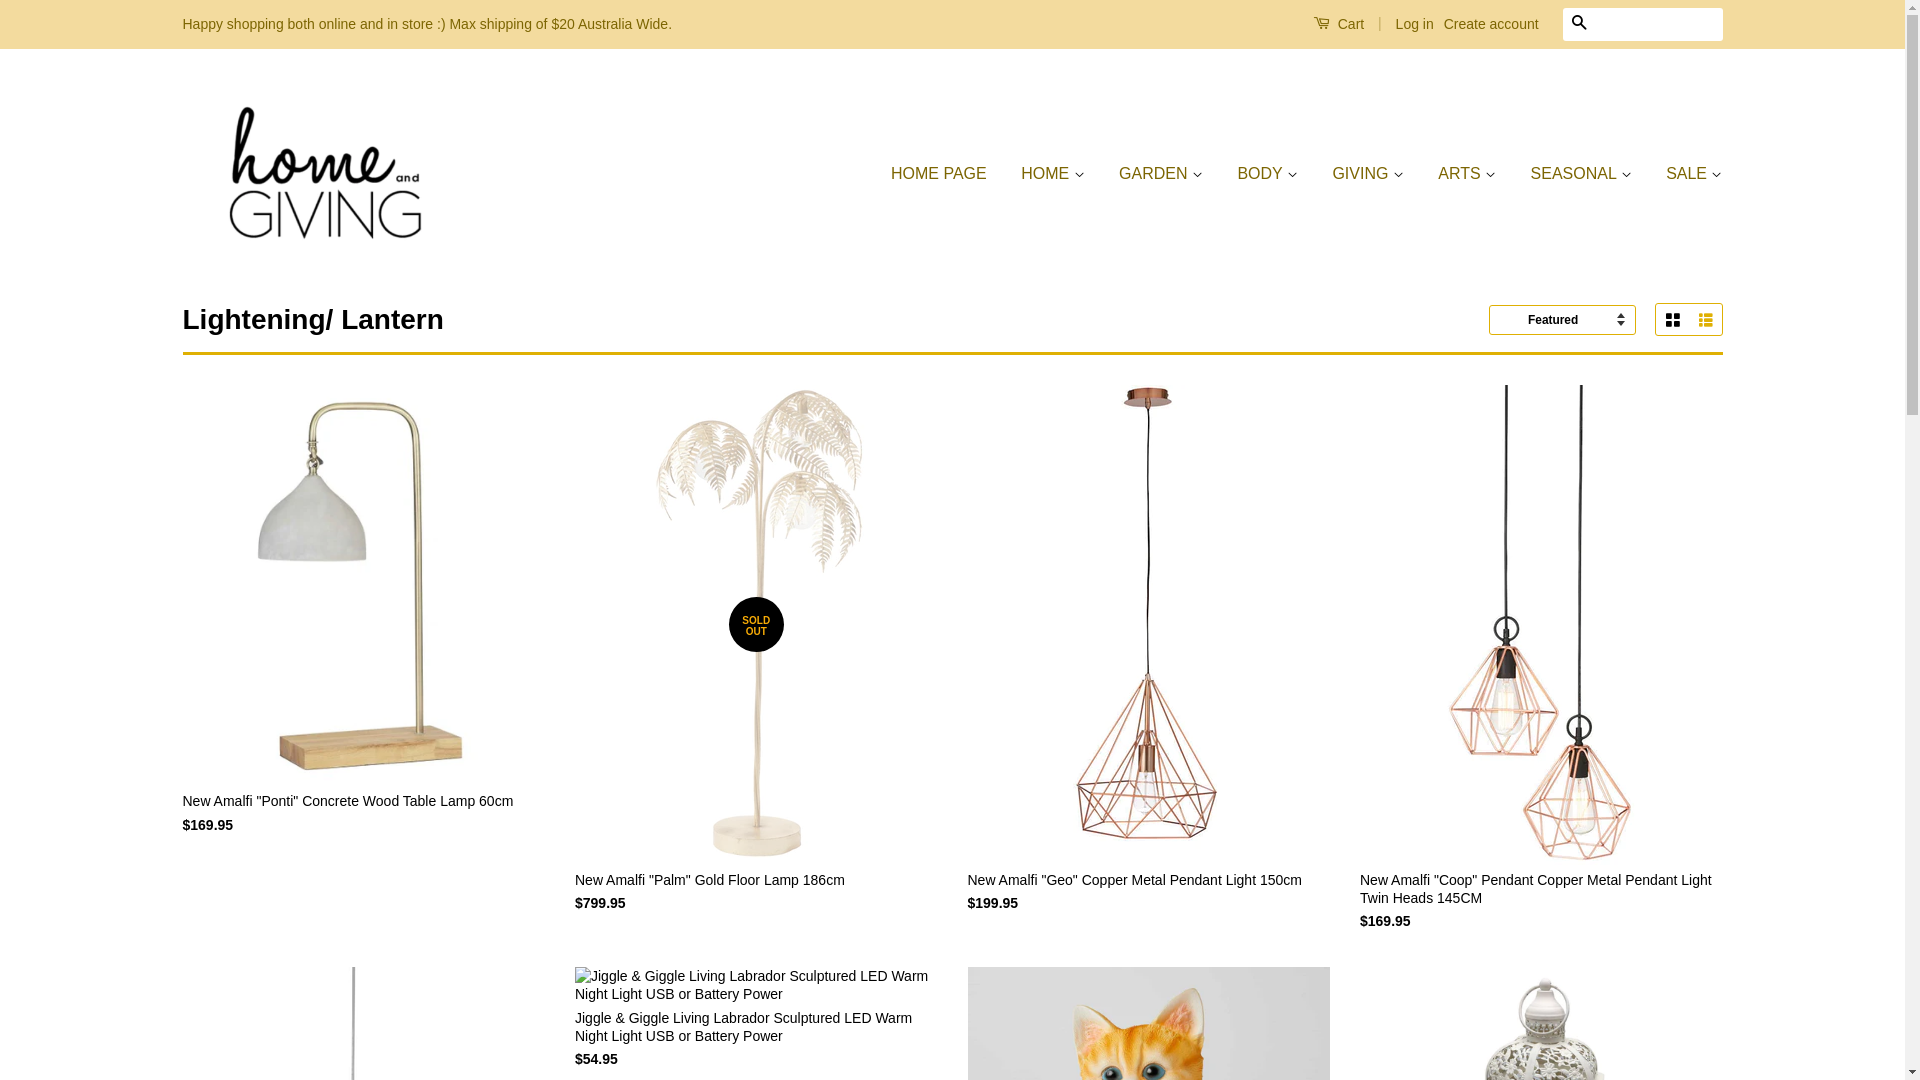 Image resolution: width=1920 pixels, height=1080 pixels. What do you see at coordinates (1685, 173) in the screenshot?
I see `'SALE'` at bounding box center [1685, 173].